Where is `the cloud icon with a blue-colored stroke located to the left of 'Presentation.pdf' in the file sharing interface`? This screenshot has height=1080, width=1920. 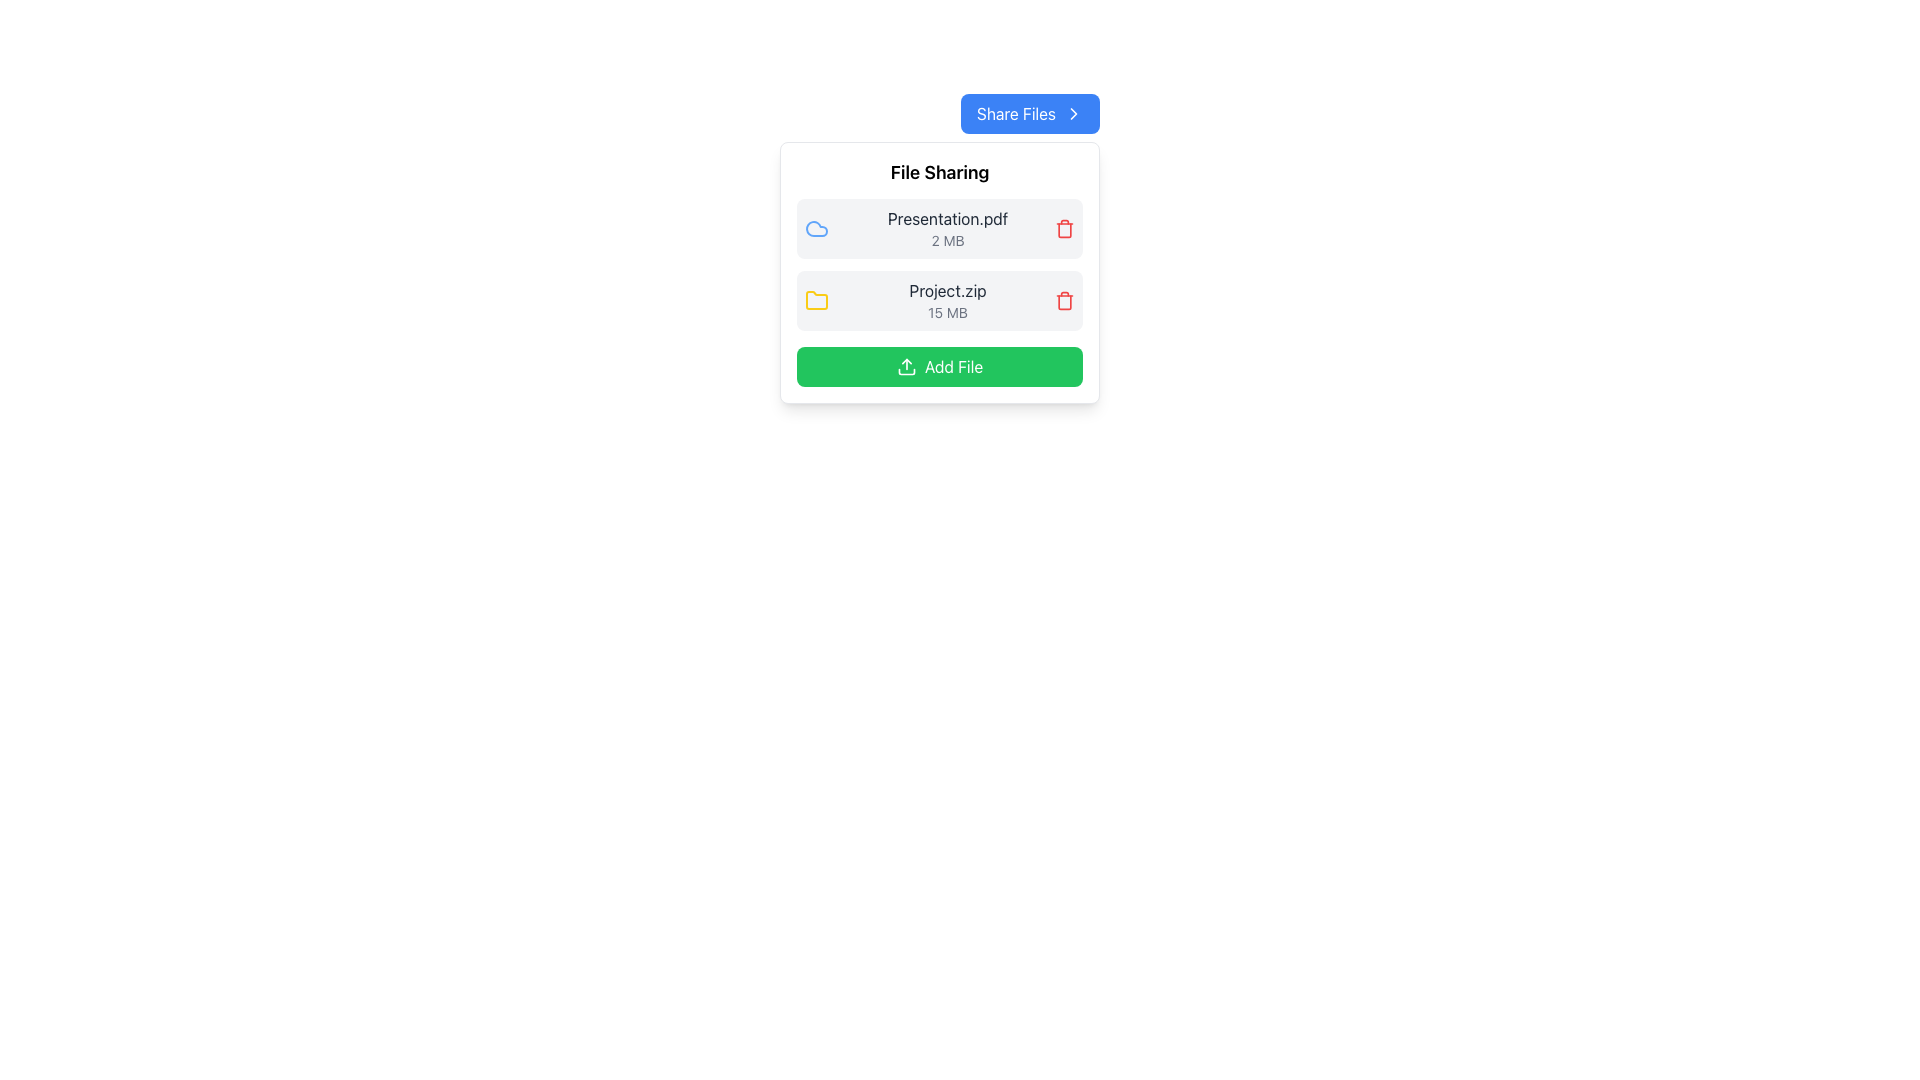
the cloud icon with a blue-colored stroke located to the left of 'Presentation.pdf' in the file sharing interface is located at coordinates (817, 227).